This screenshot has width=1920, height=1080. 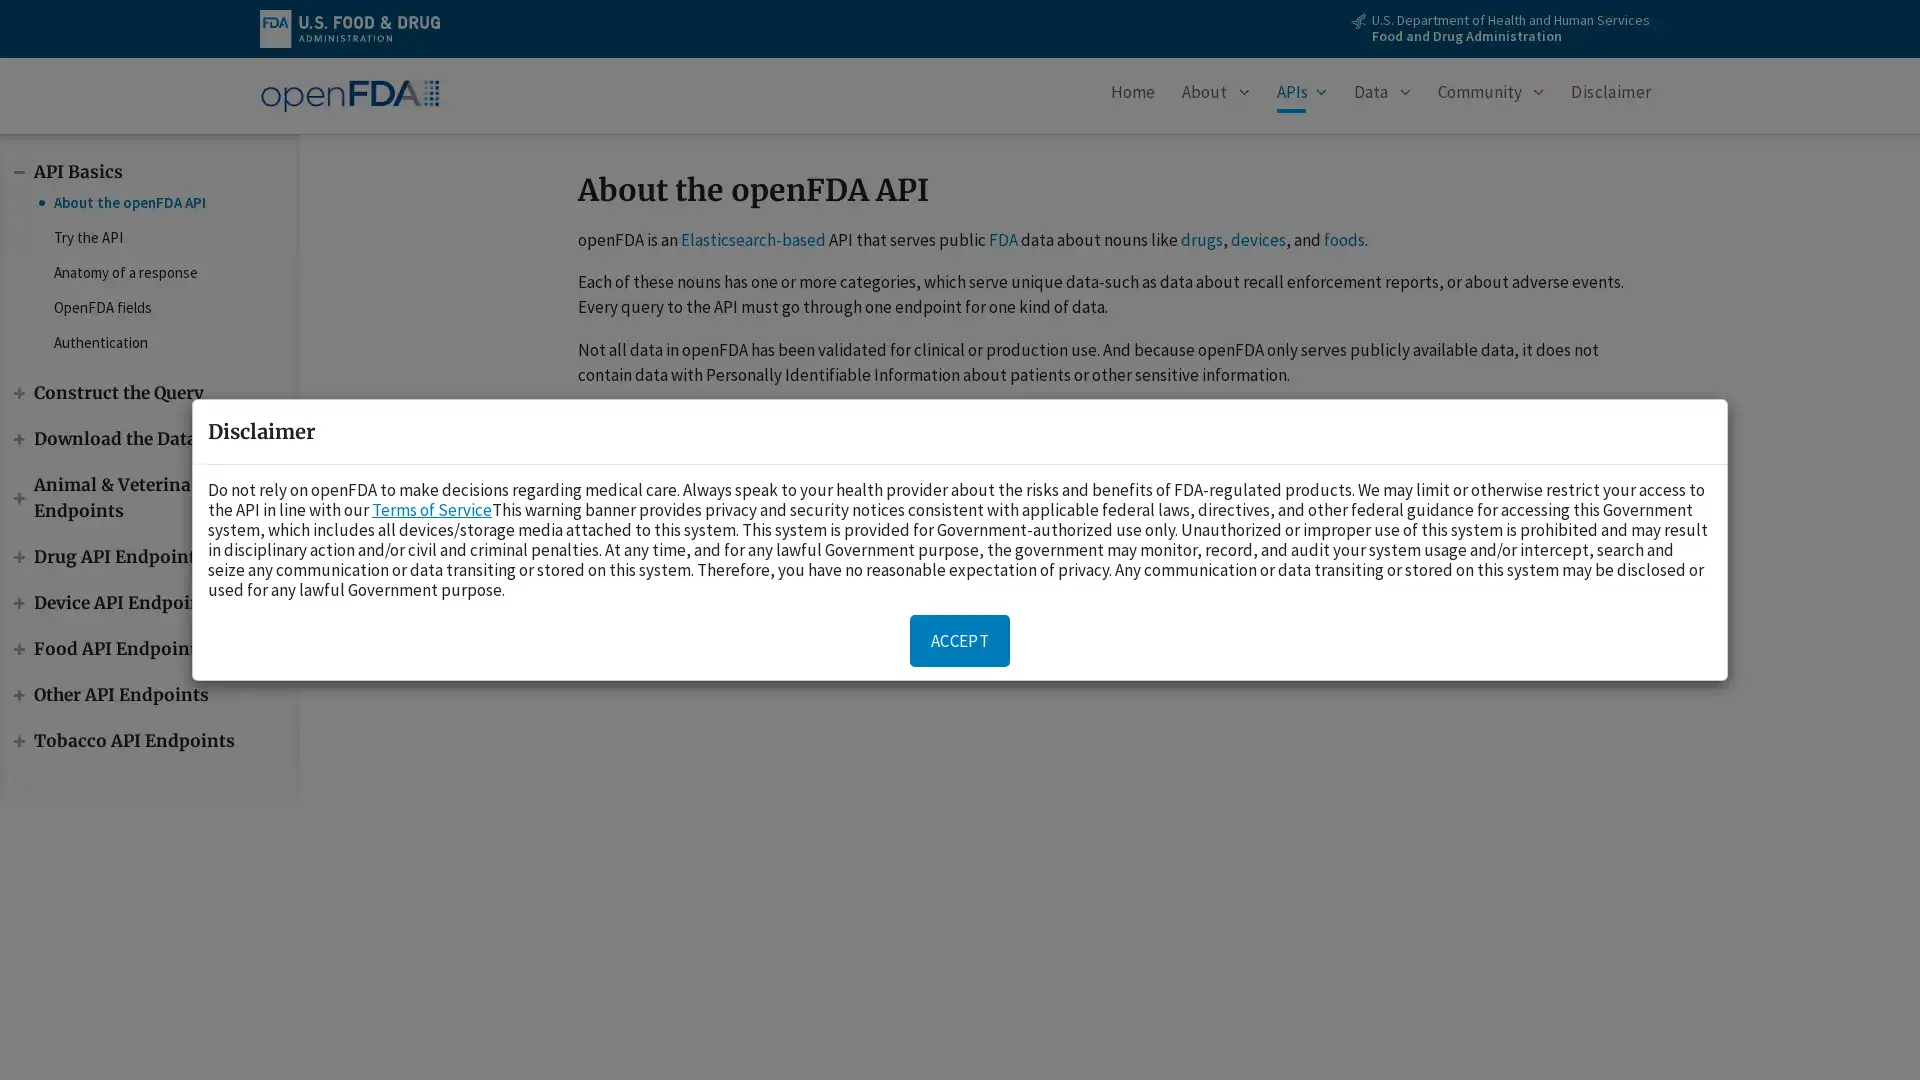 What do you see at coordinates (960, 640) in the screenshot?
I see `ACCEPT` at bounding box center [960, 640].